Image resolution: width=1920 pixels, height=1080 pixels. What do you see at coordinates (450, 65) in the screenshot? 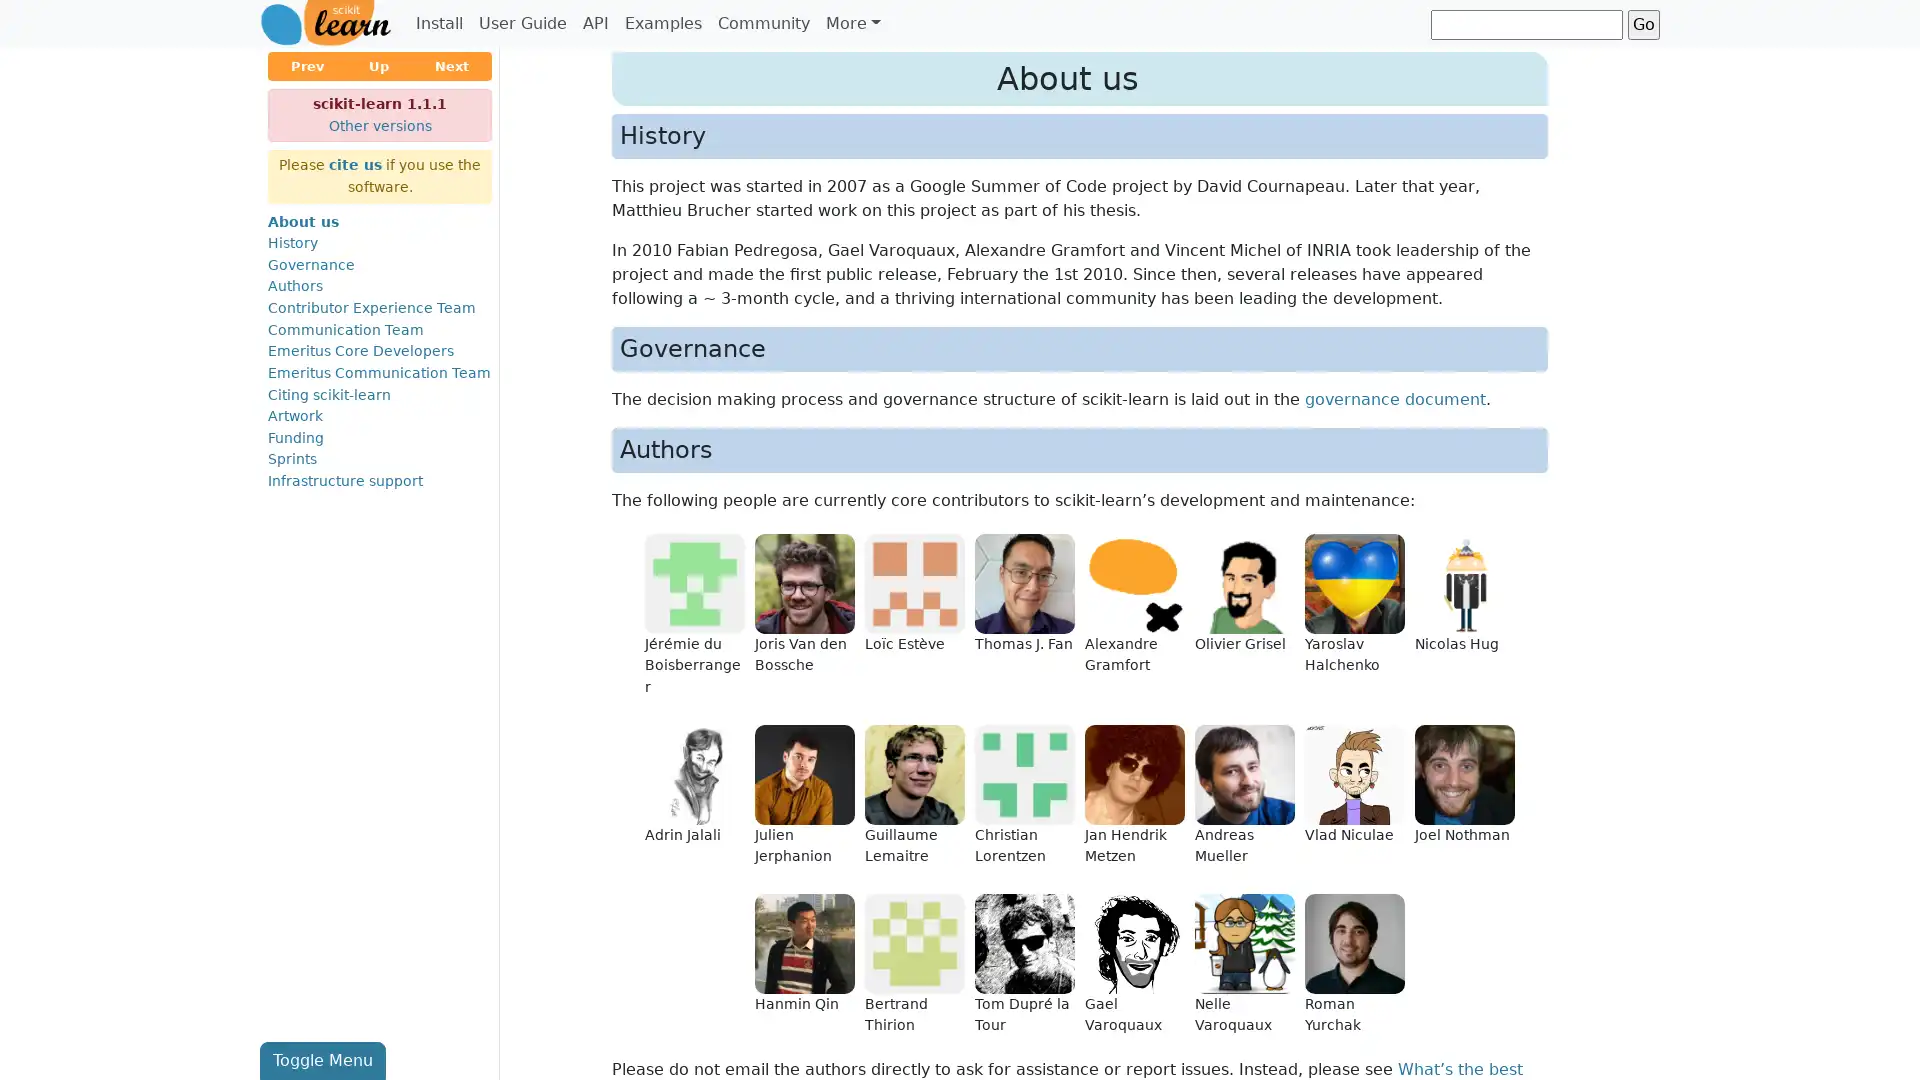
I see `Next` at bounding box center [450, 65].